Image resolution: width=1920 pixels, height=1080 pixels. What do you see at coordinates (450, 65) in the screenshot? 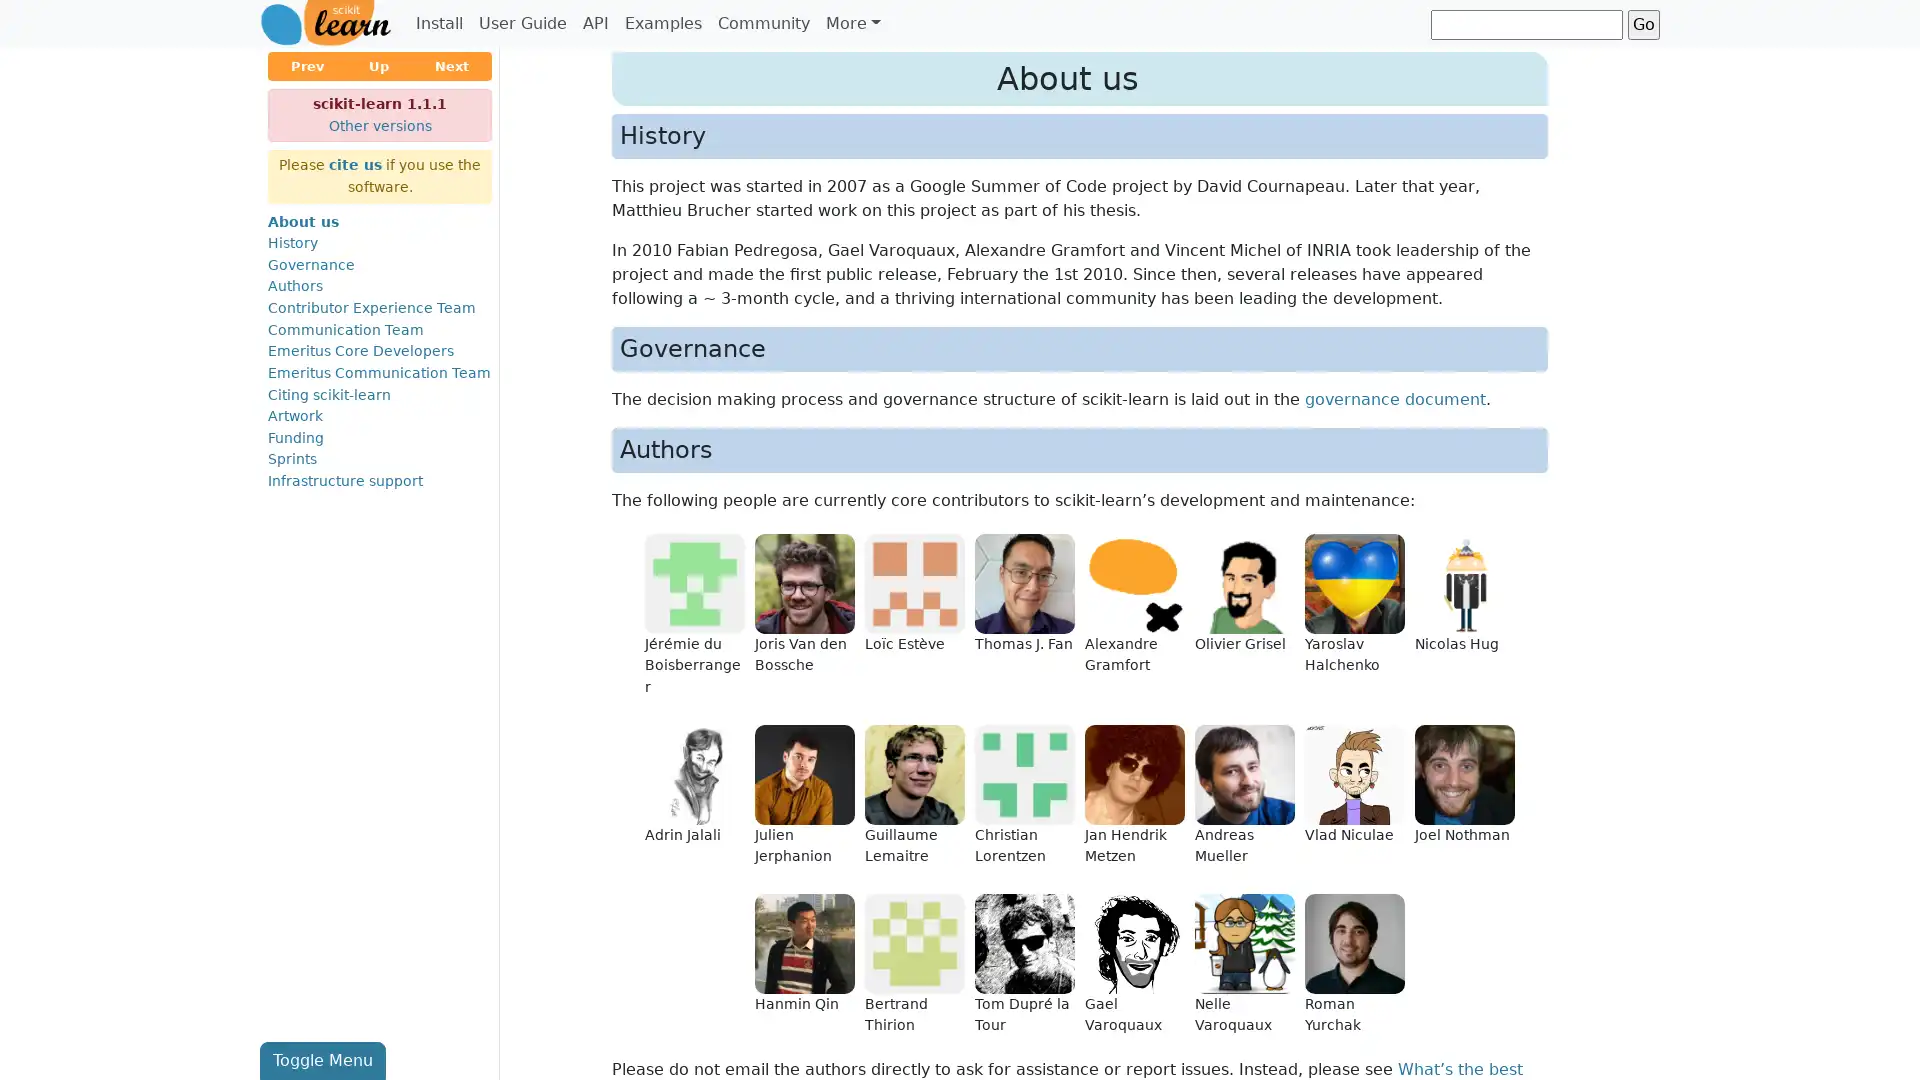
I see `Next` at bounding box center [450, 65].